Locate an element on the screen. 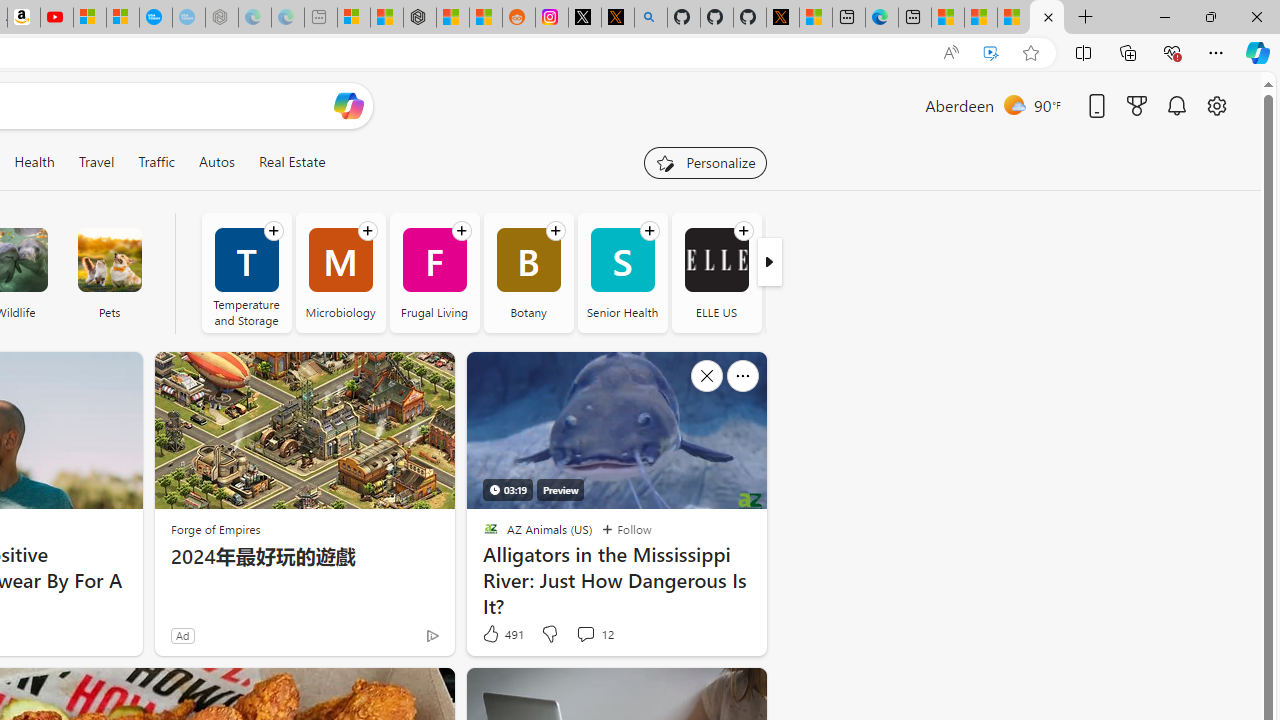  'Mostly sunny' is located at coordinates (1014, 104).